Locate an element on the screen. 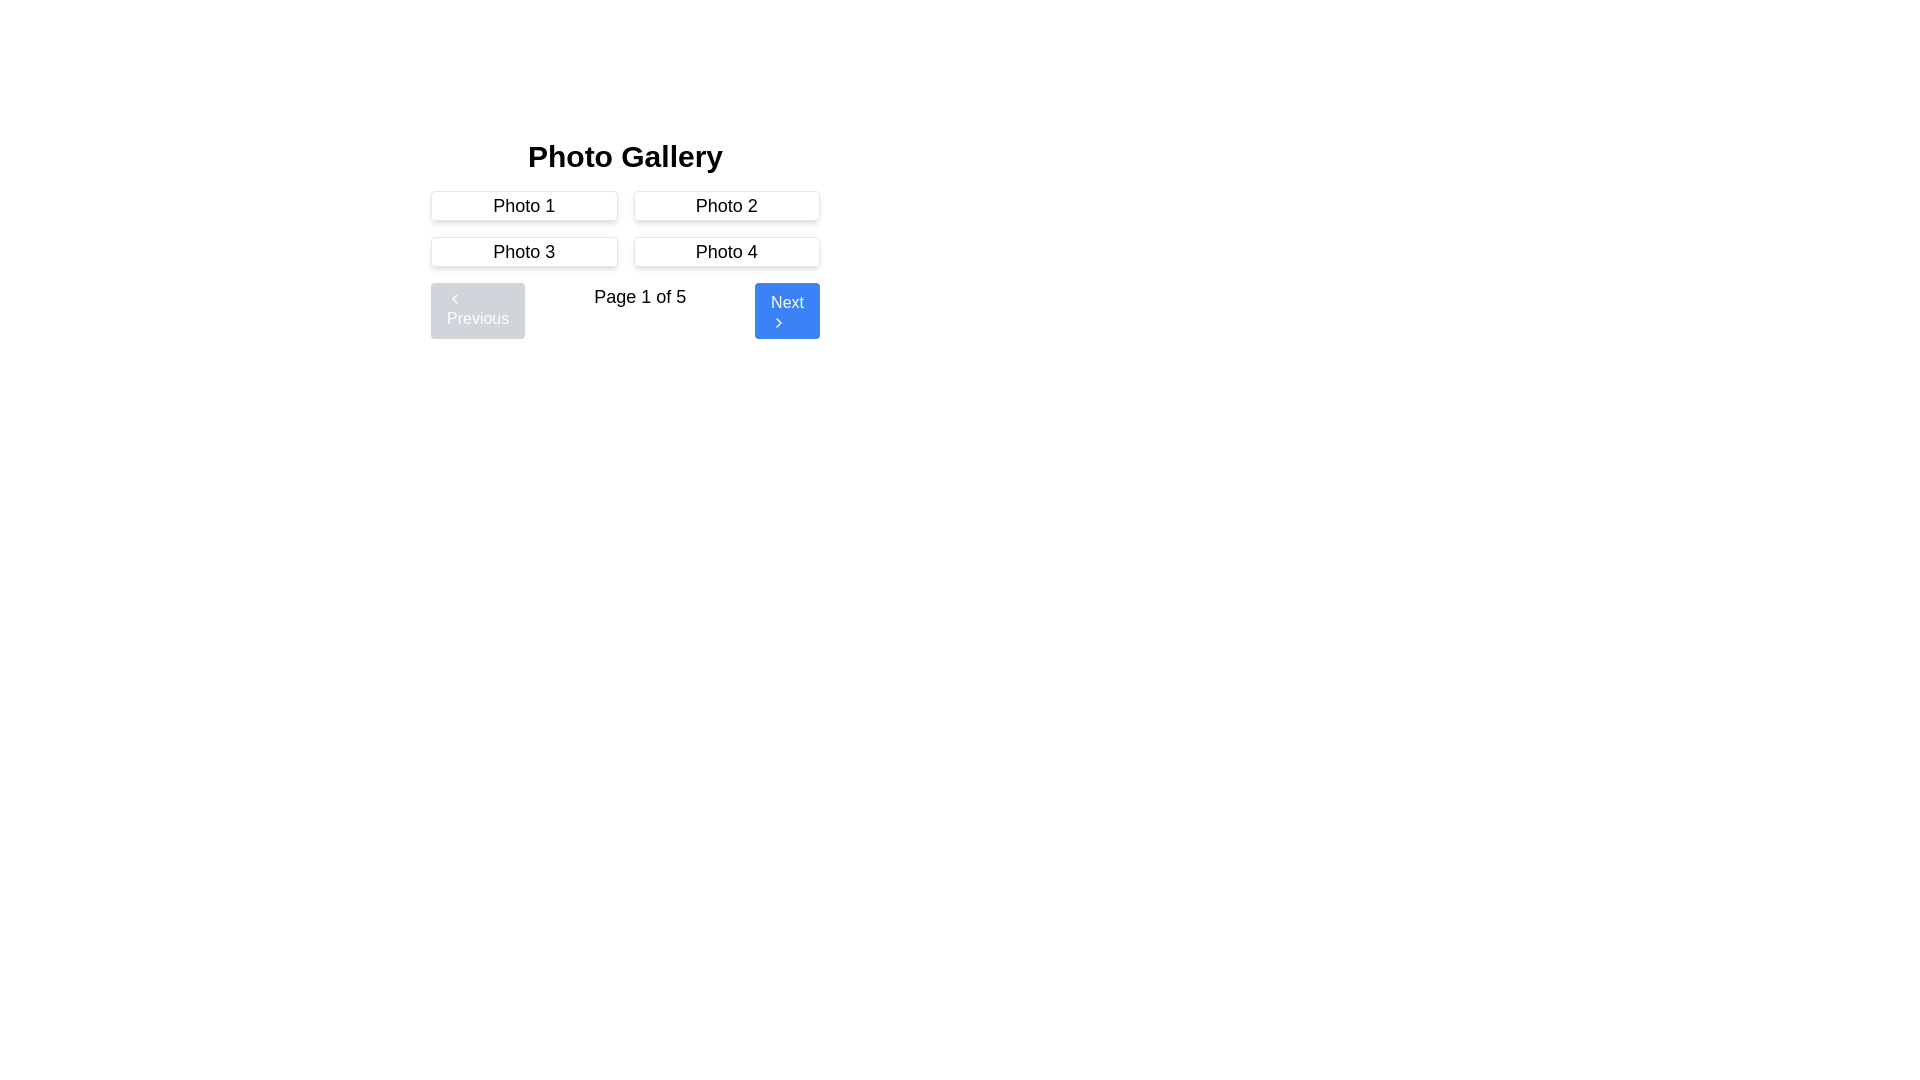 The width and height of the screenshot is (1920, 1080). heading text element that displays 'Photo Gallery', which is a bold and large-sized text located at the top of the interface and horizontally centered is located at coordinates (624, 156).